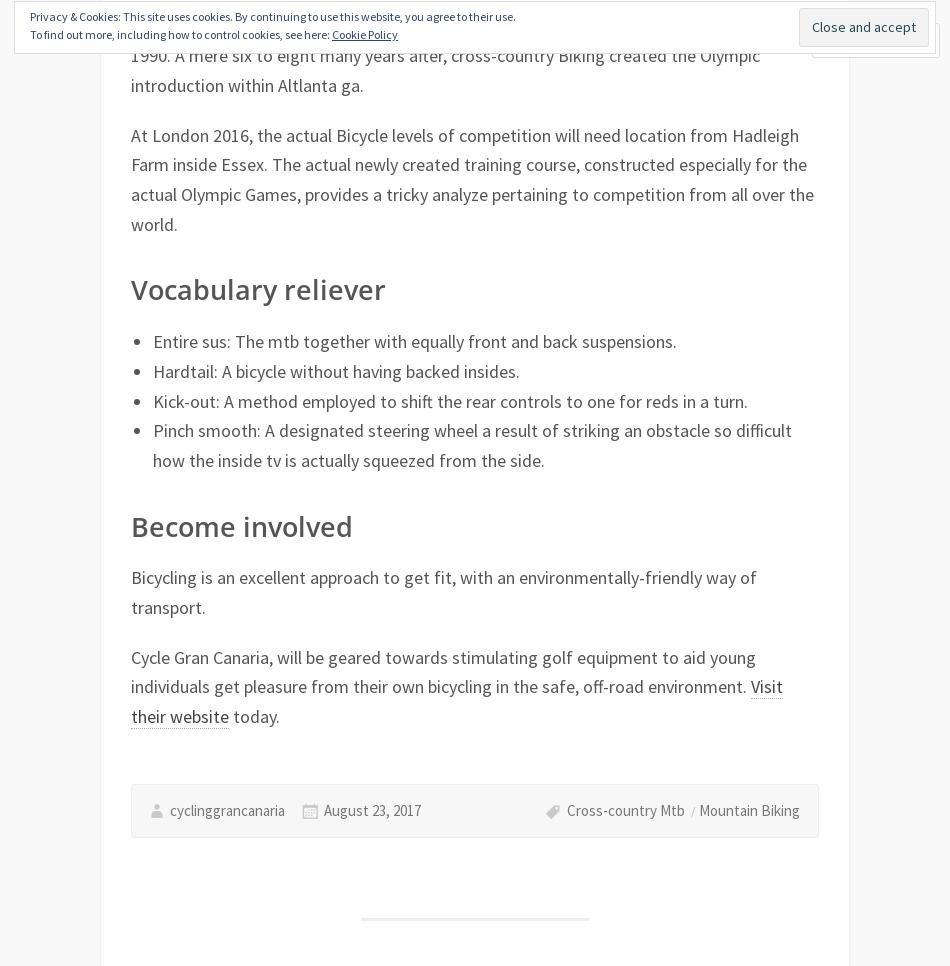 The image size is (950, 966). I want to click on 'Entire sus: The mtb together with equally front and back suspensions.', so click(413, 341).